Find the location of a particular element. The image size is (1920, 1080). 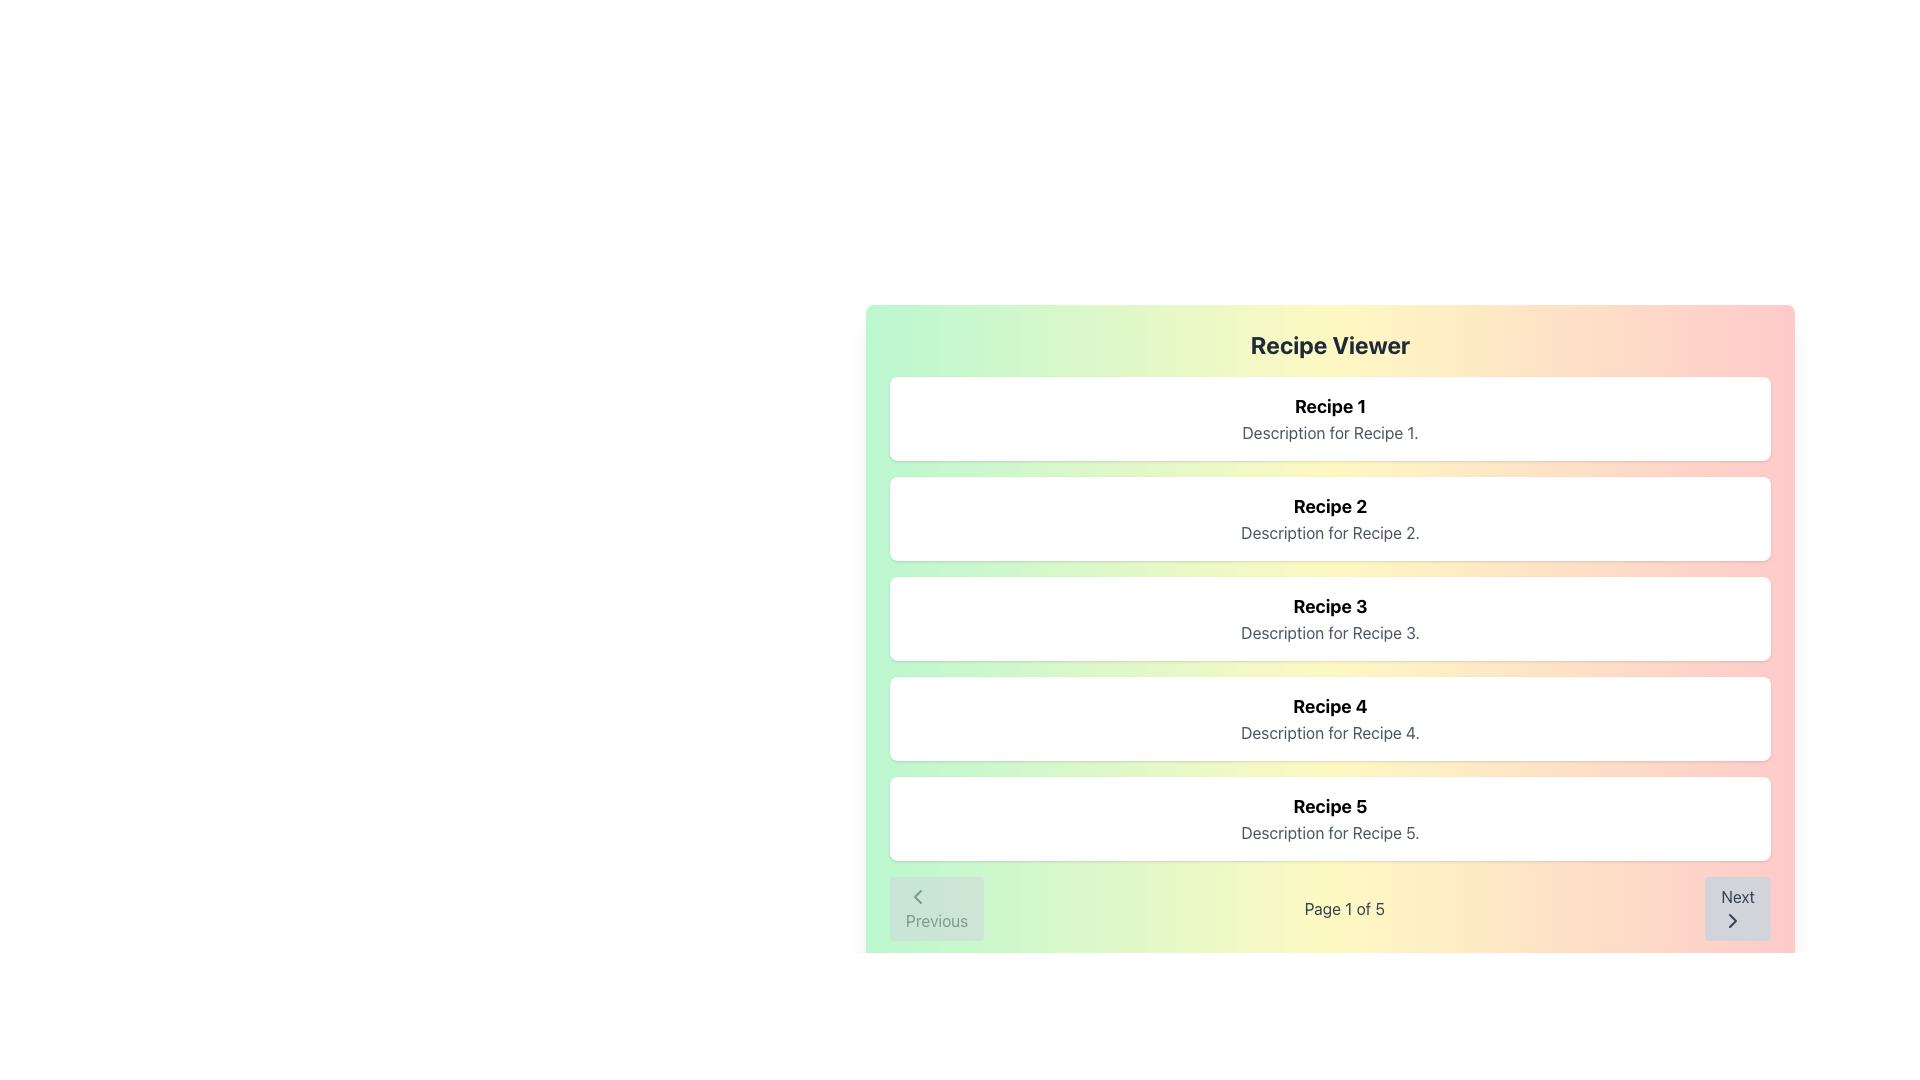

the triangular icon pointing to the right, which is part of the 'Next' button located at the bottom right corner of the interface is located at coordinates (1732, 921).